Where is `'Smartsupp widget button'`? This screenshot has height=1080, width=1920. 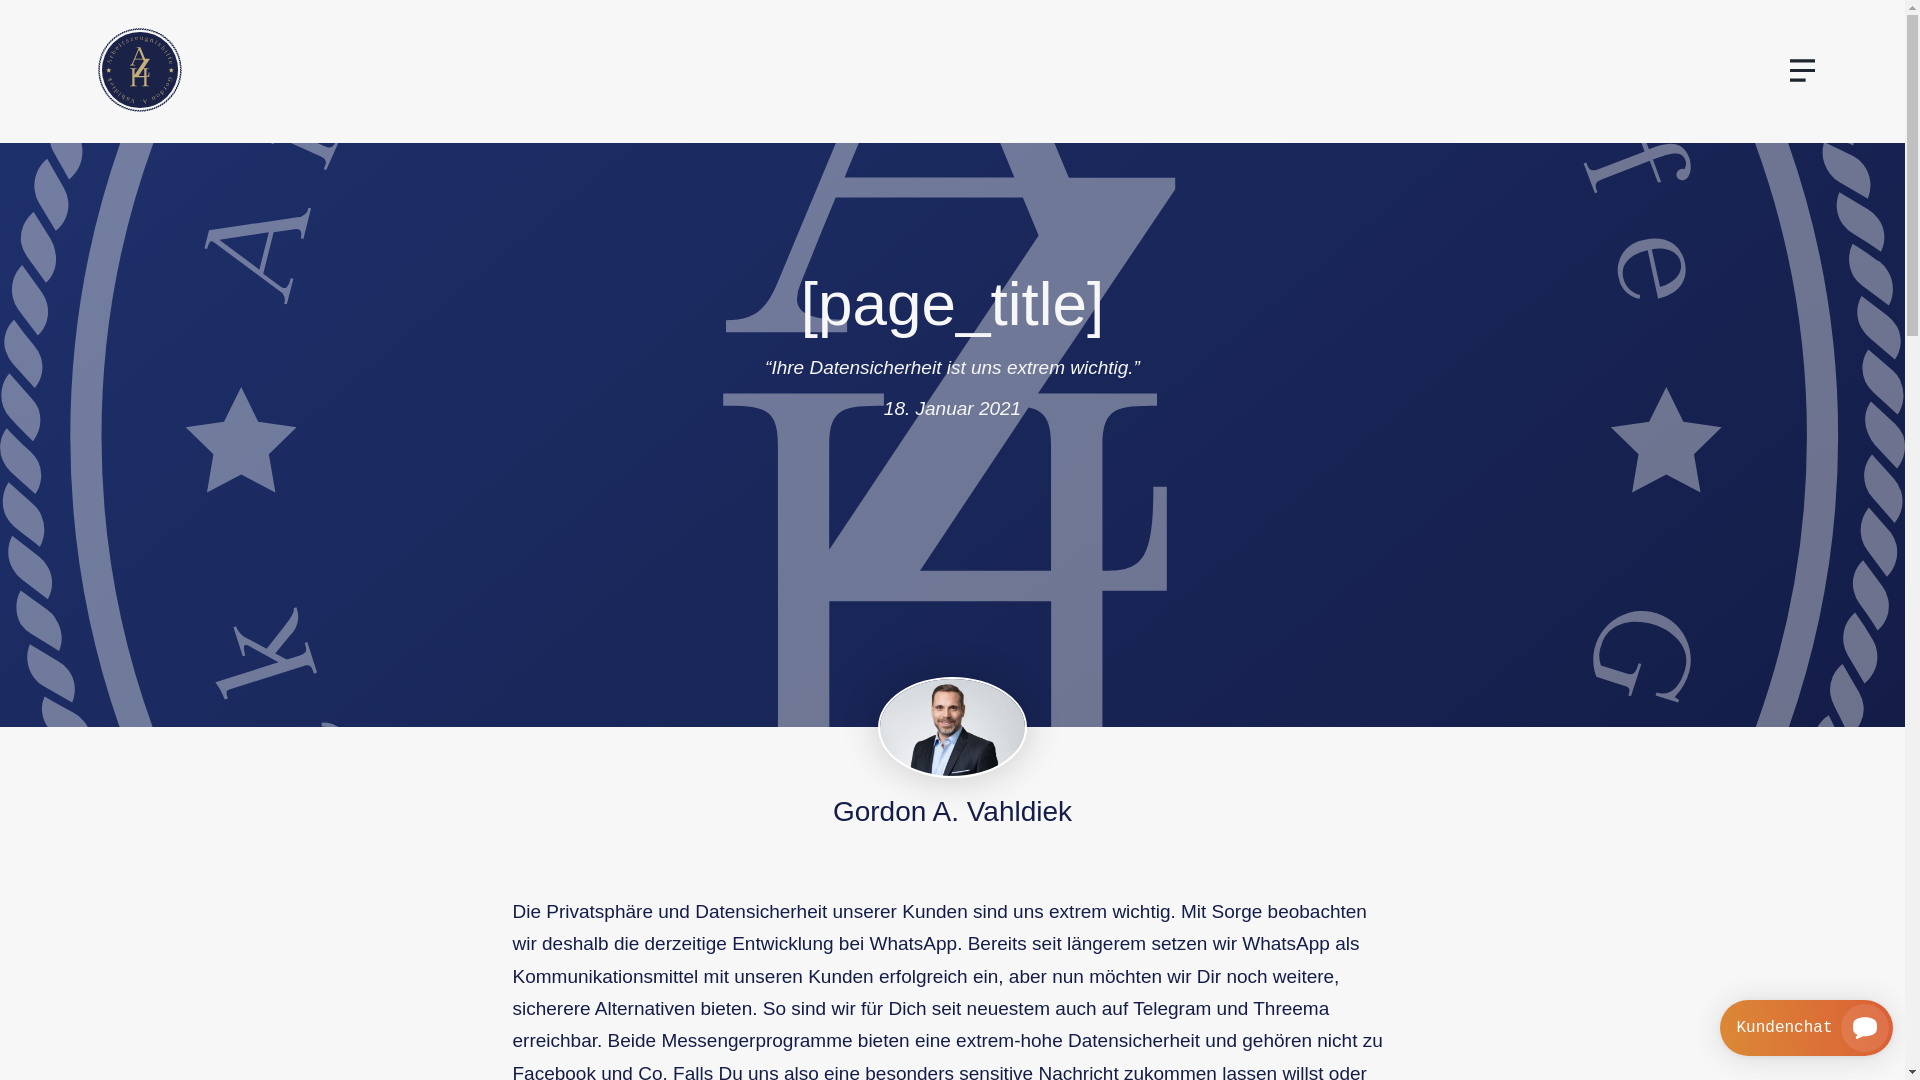
'Smartsupp widget button' is located at coordinates (1718, 1028).